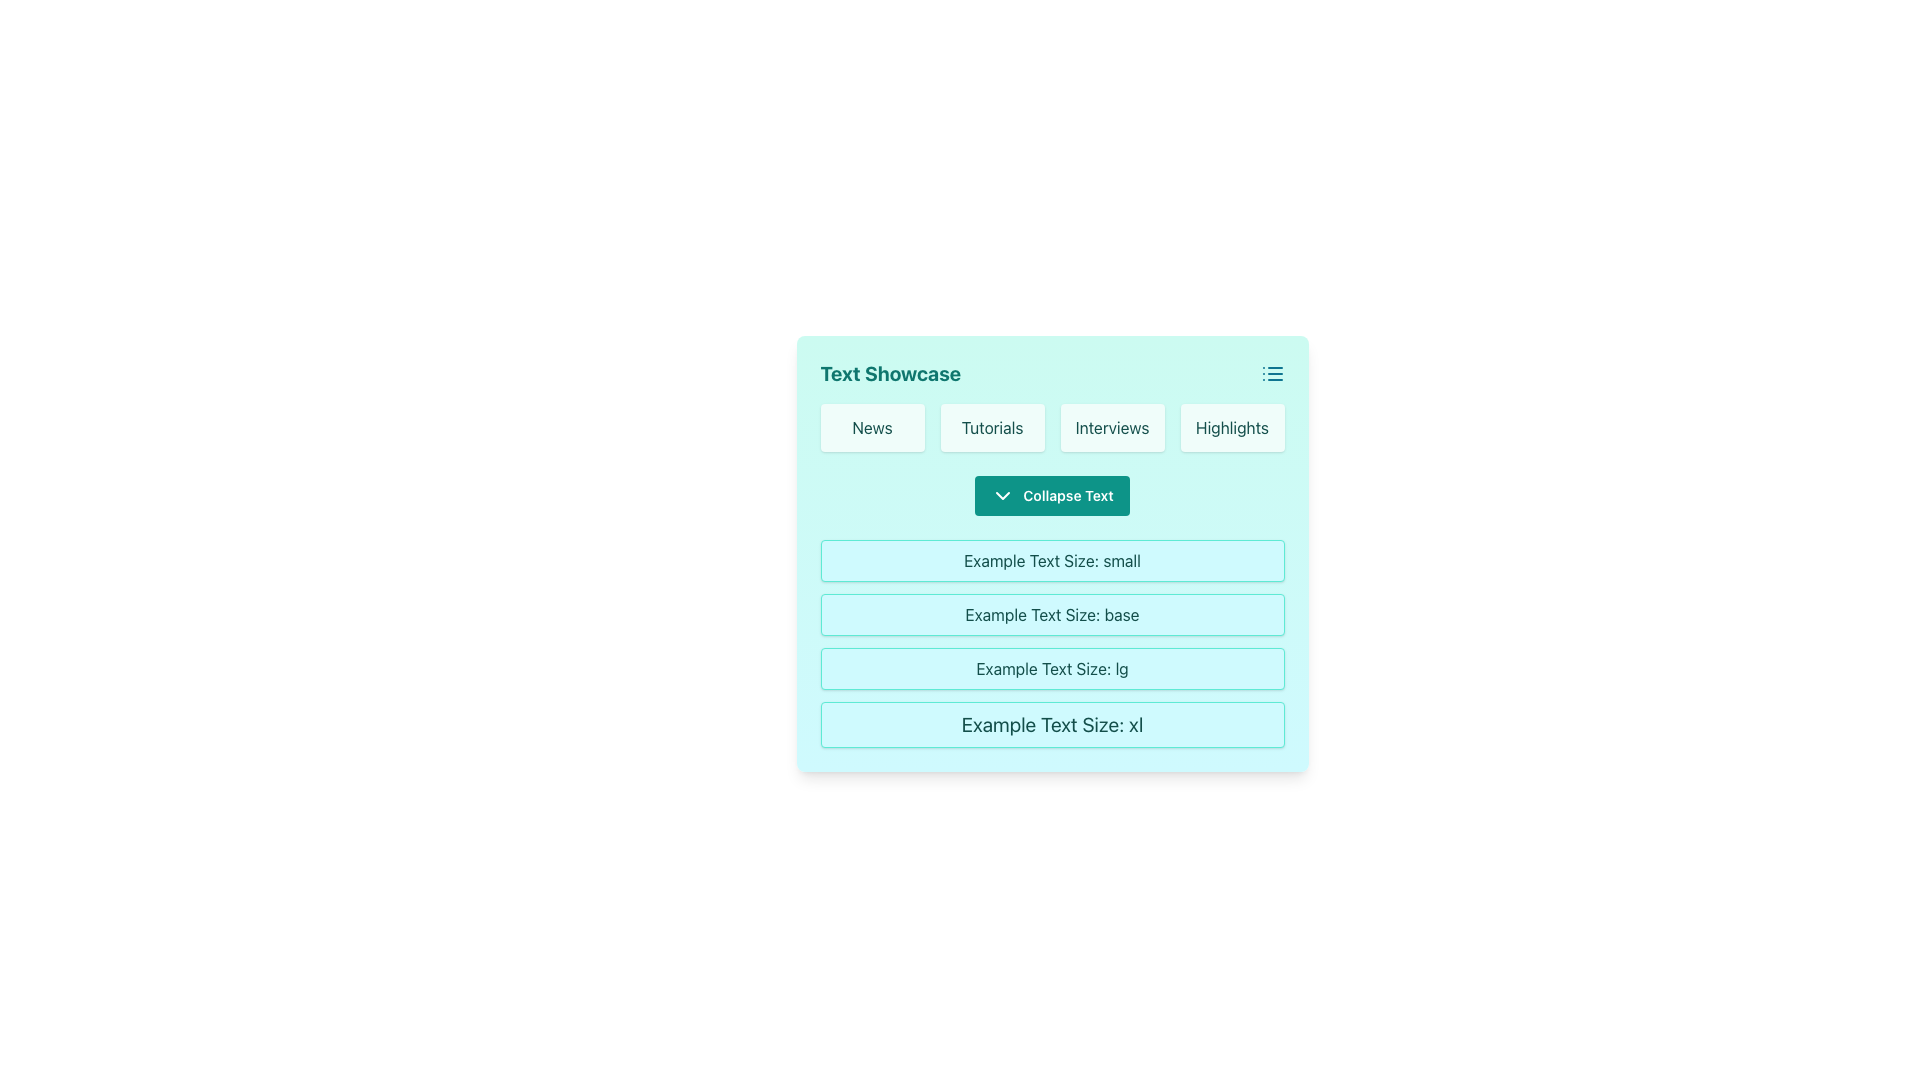 This screenshot has height=1080, width=1920. What do you see at coordinates (992, 427) in the screenshot?
I see `the 'Tutorials' button, which is the second button in a row of four, located between the 'News' button on the left and the 'Interviews' button on the right, to trigger hover effects` at bounding box center [992, 427].